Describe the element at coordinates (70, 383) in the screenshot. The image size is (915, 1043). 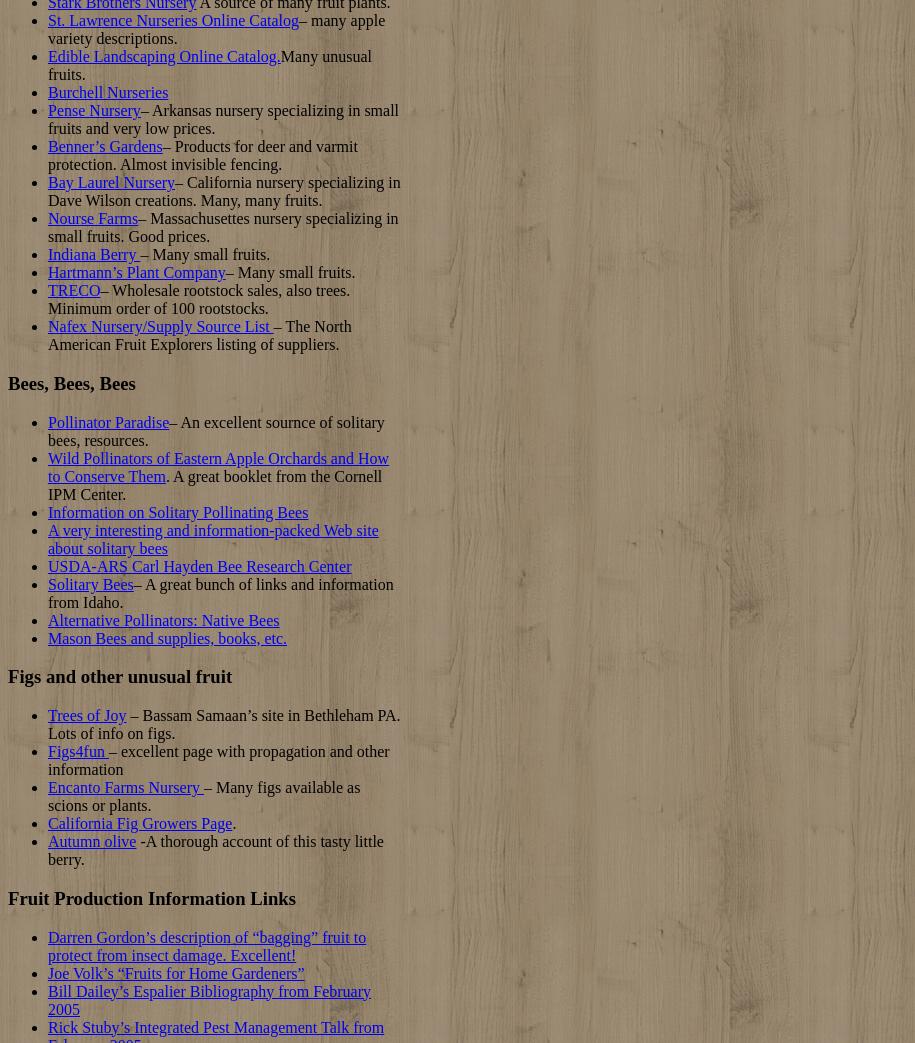
I see `'Bees, Bees, Bees'` at that location.